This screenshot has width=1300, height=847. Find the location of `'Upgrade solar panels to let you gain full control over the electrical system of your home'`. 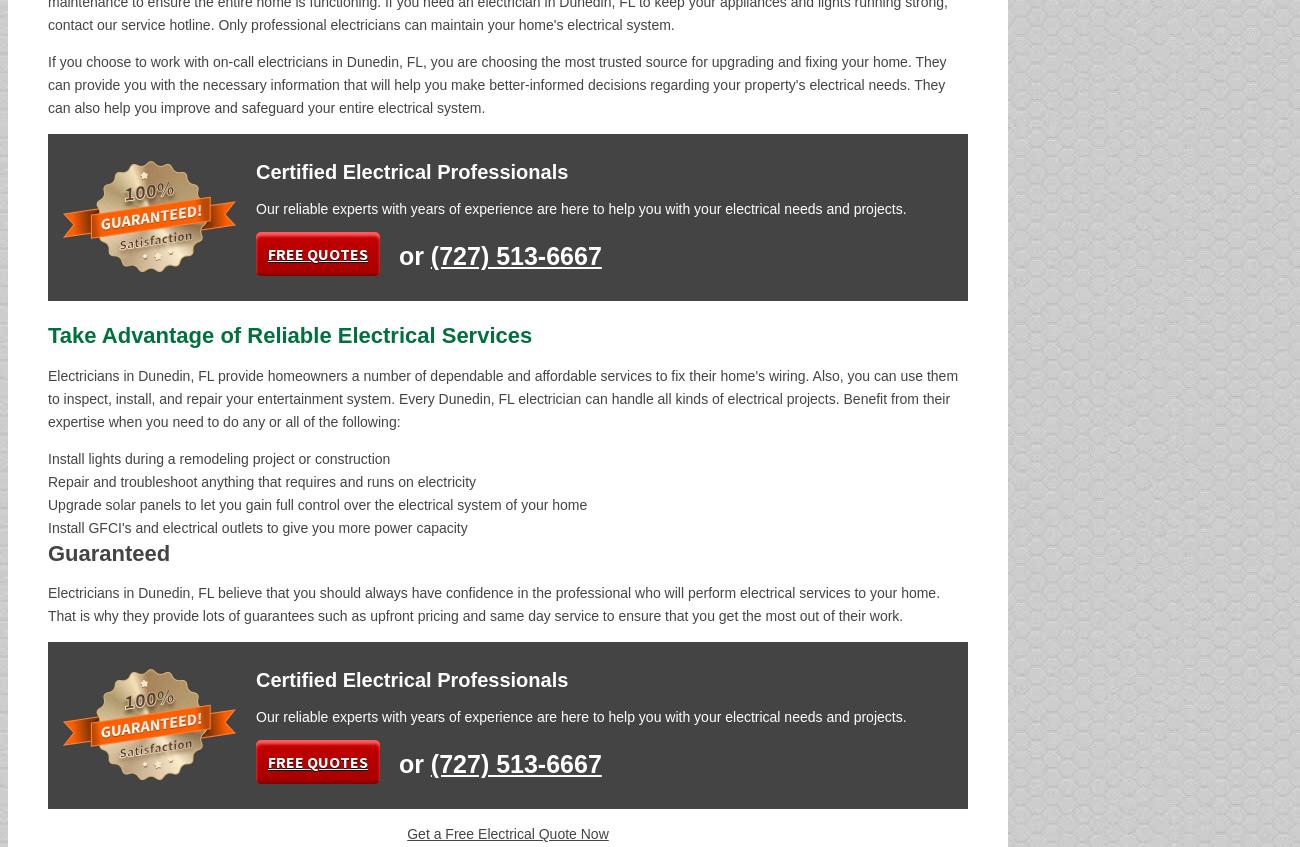

'Upgrade solar panels to let you gain full control over the electrical system of your home' is located at coordinates (317, 503).